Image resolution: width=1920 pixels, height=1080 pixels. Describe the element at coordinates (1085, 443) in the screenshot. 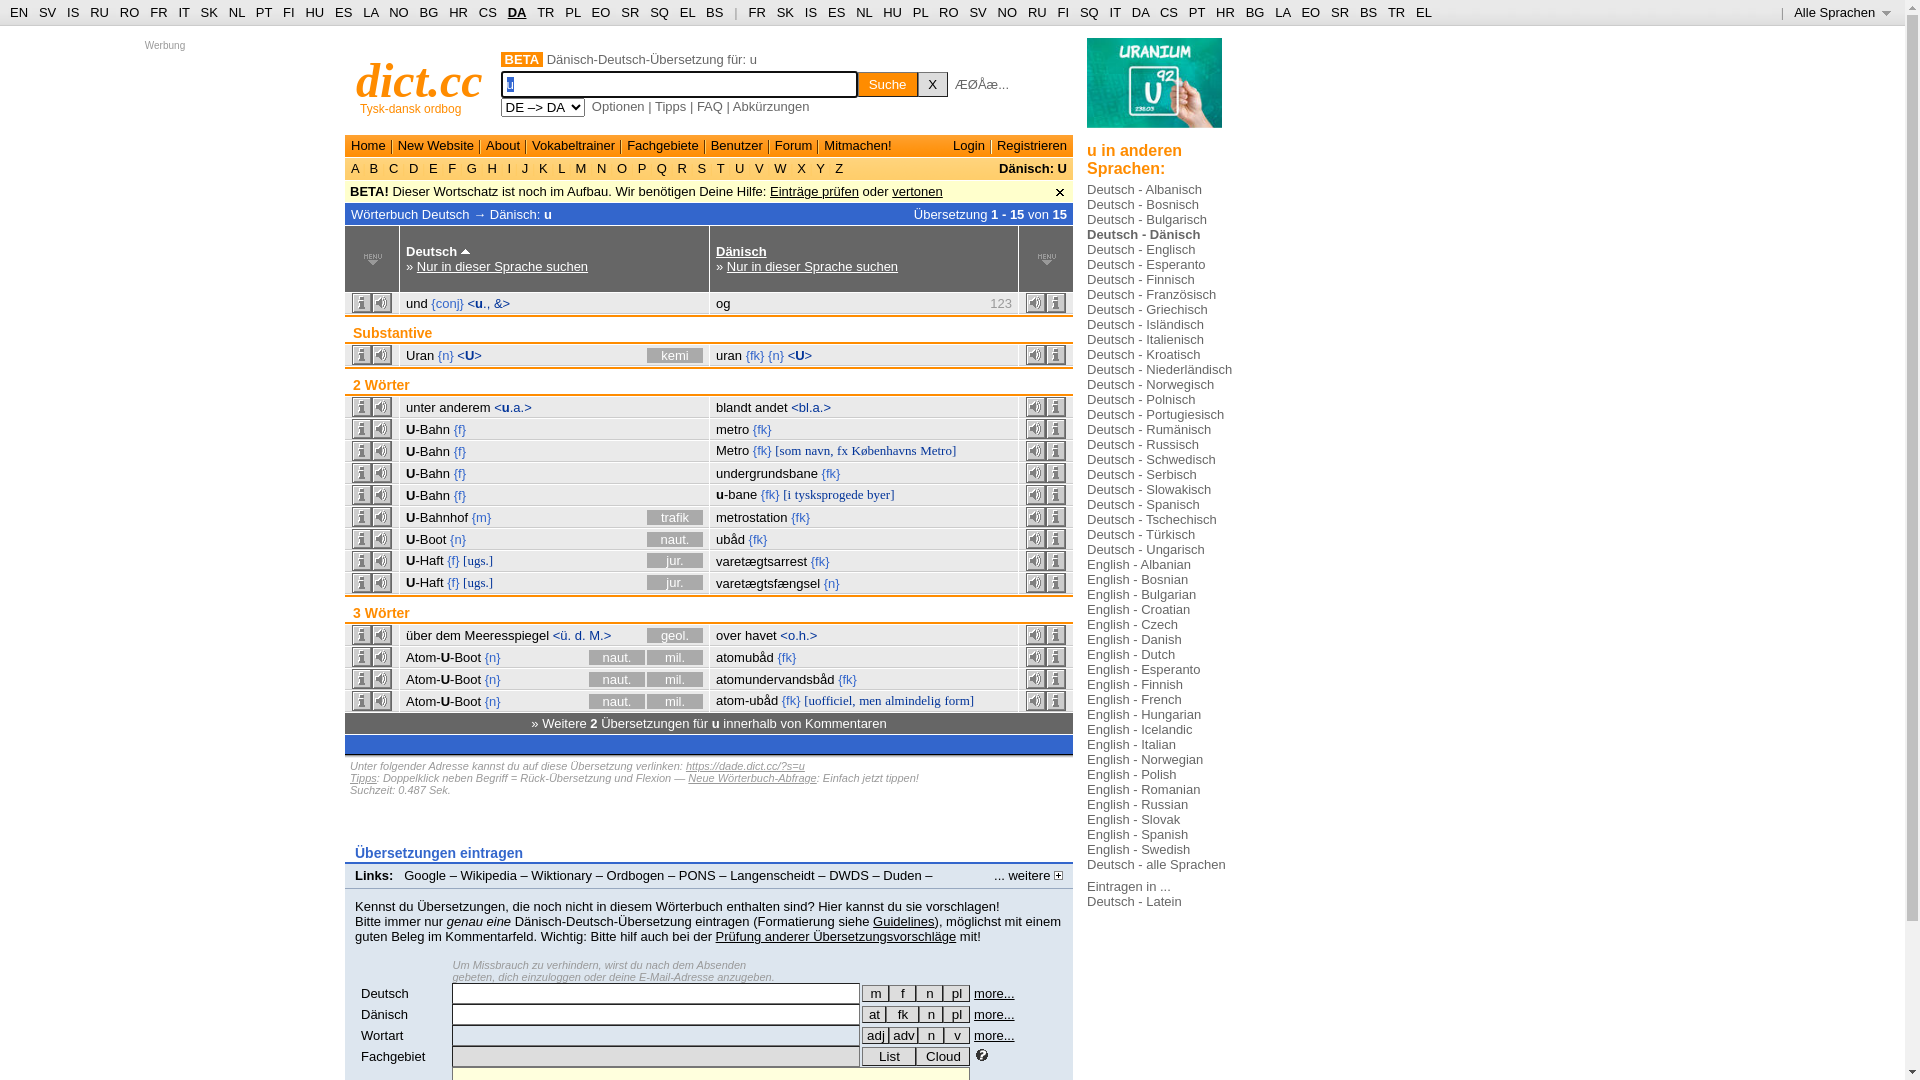

I see `'Deutsch - Russisch'` at that location.